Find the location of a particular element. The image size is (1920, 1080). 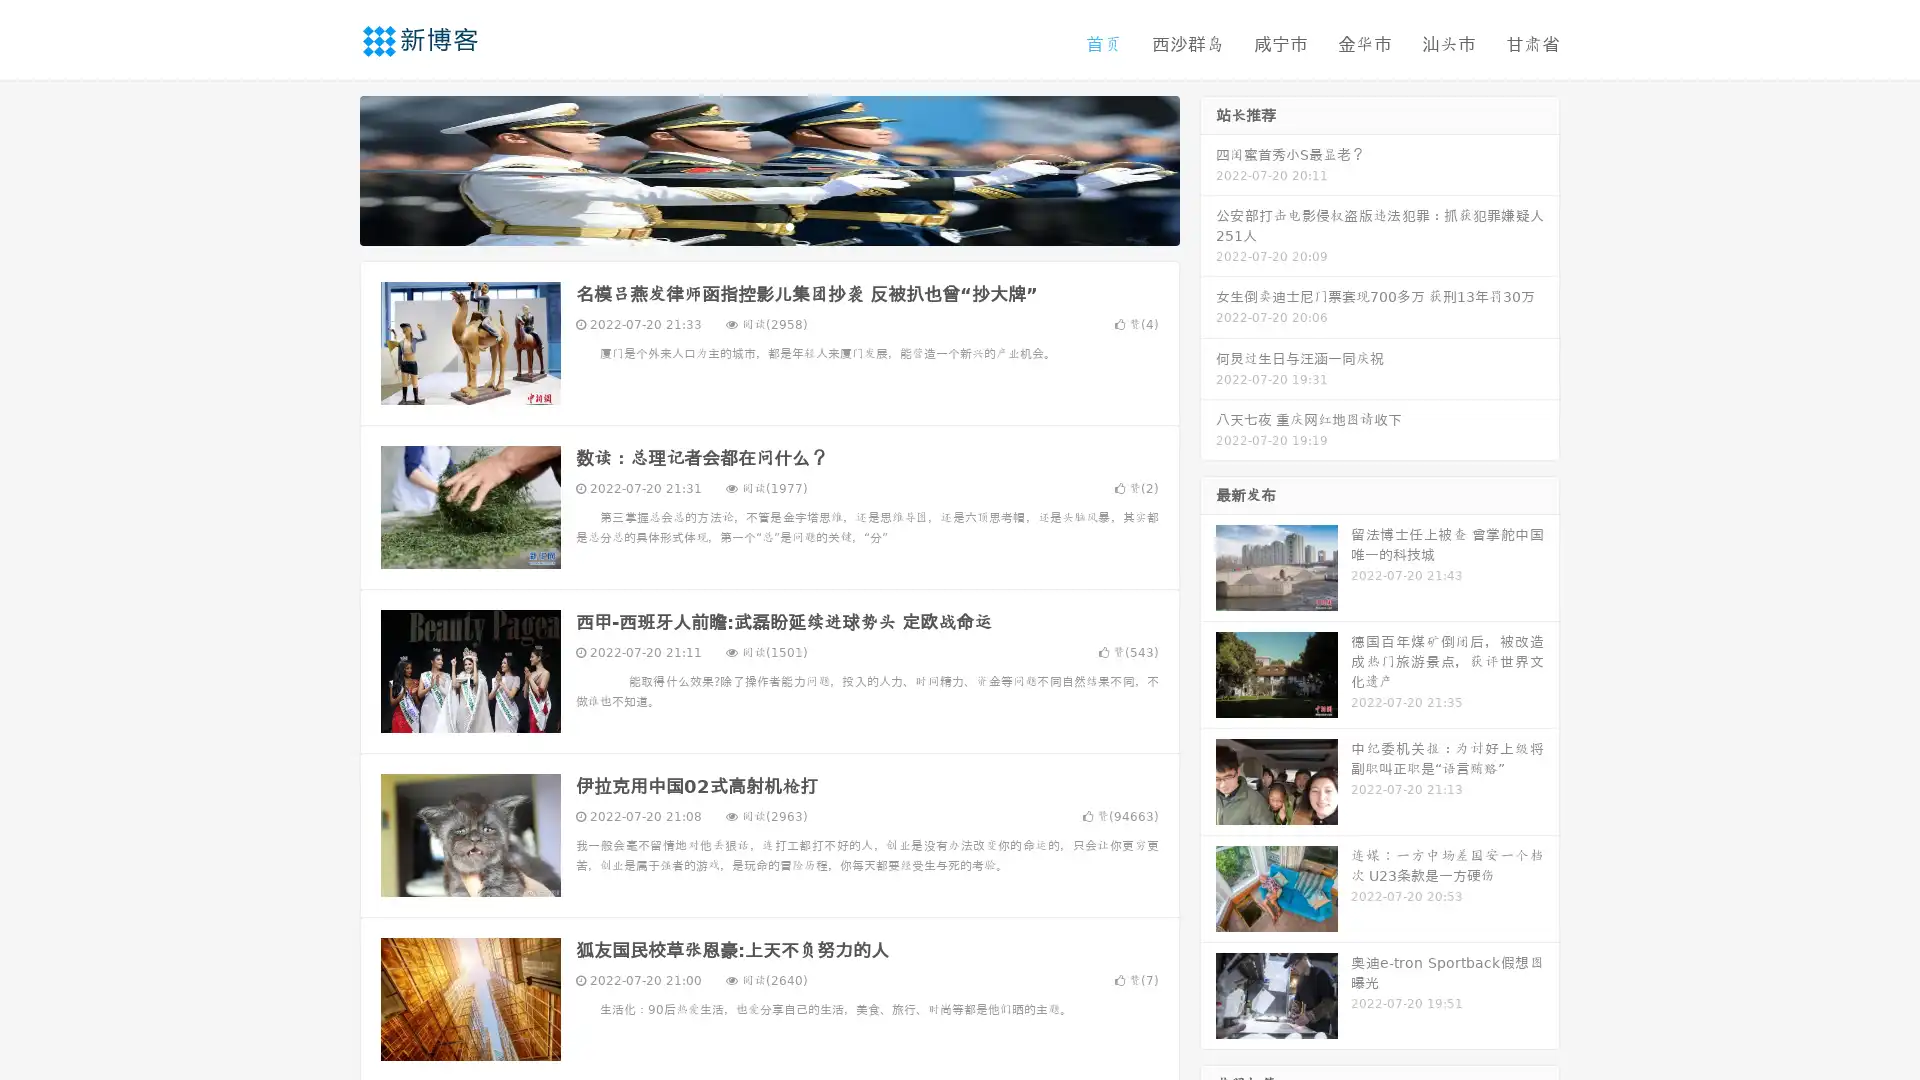

Go to slide 1 is located at coordinates (748, 225).